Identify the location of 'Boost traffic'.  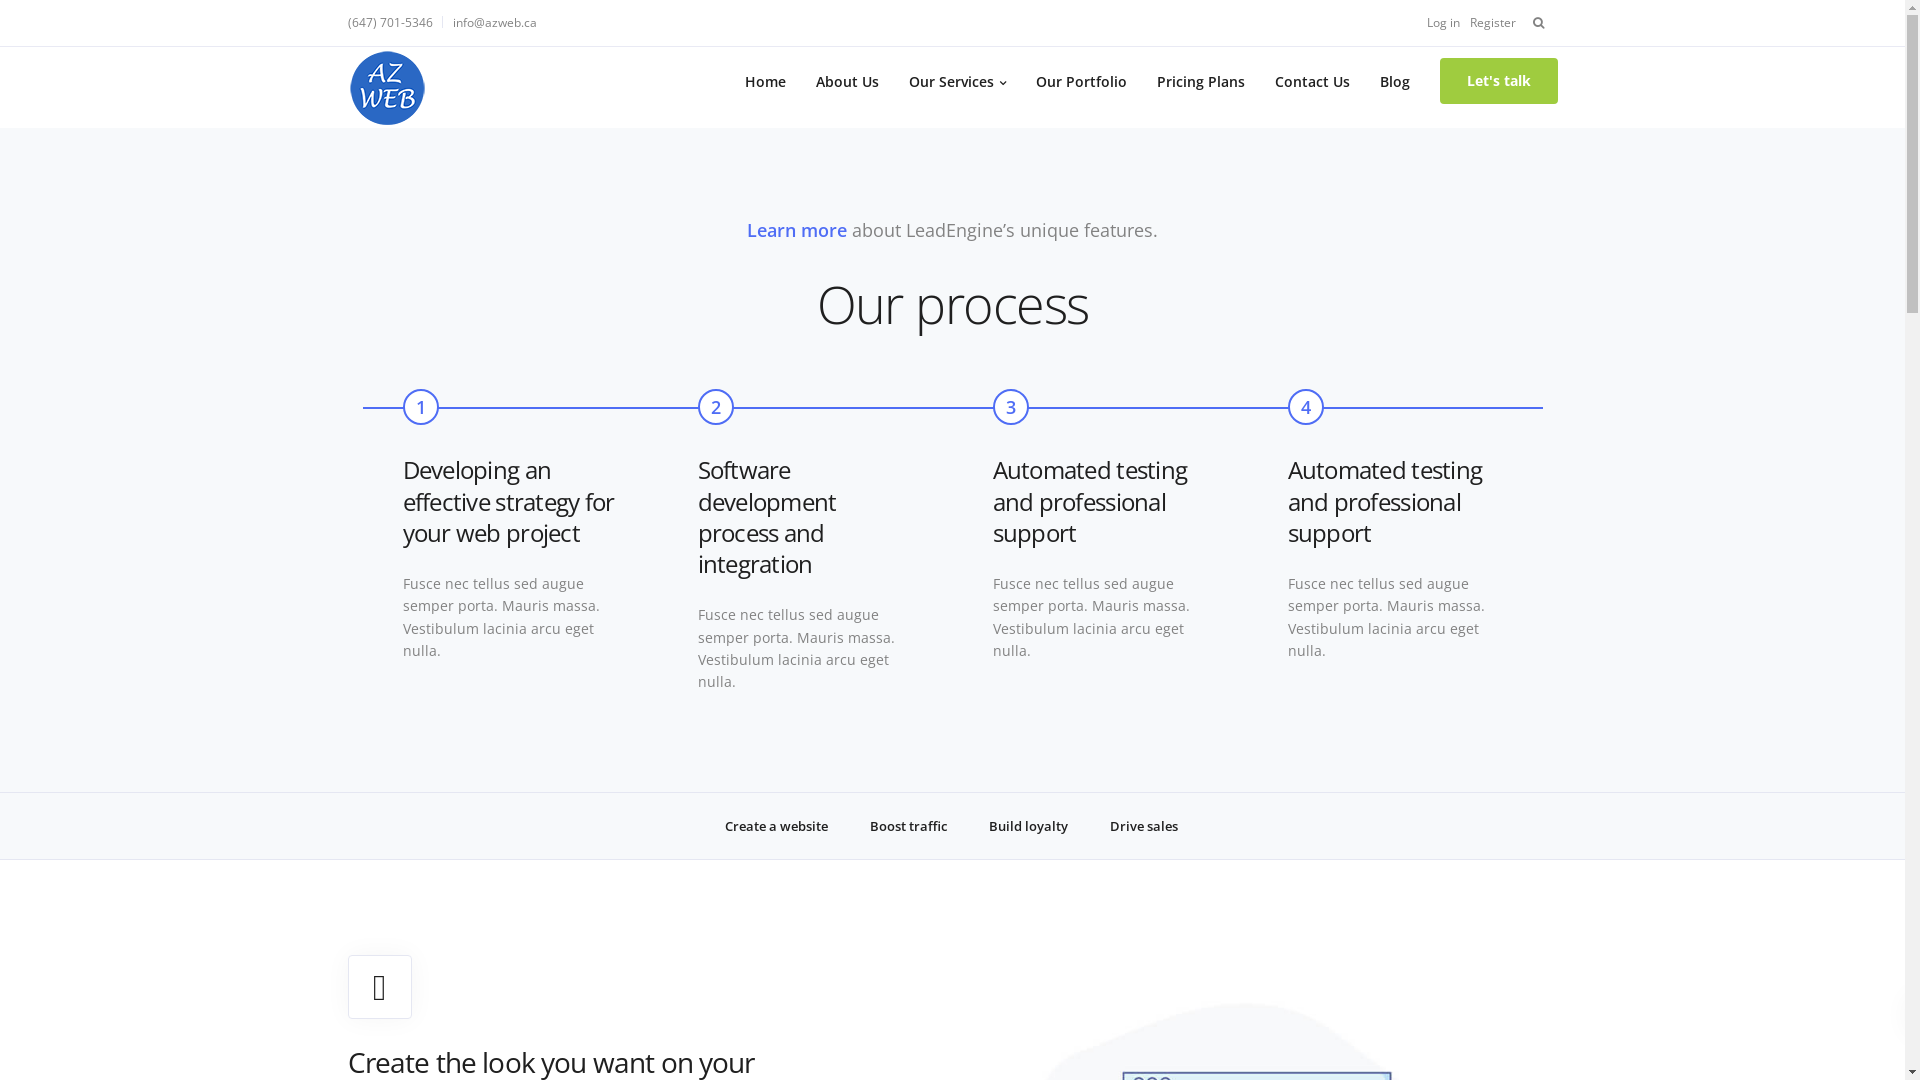
(907, 826).